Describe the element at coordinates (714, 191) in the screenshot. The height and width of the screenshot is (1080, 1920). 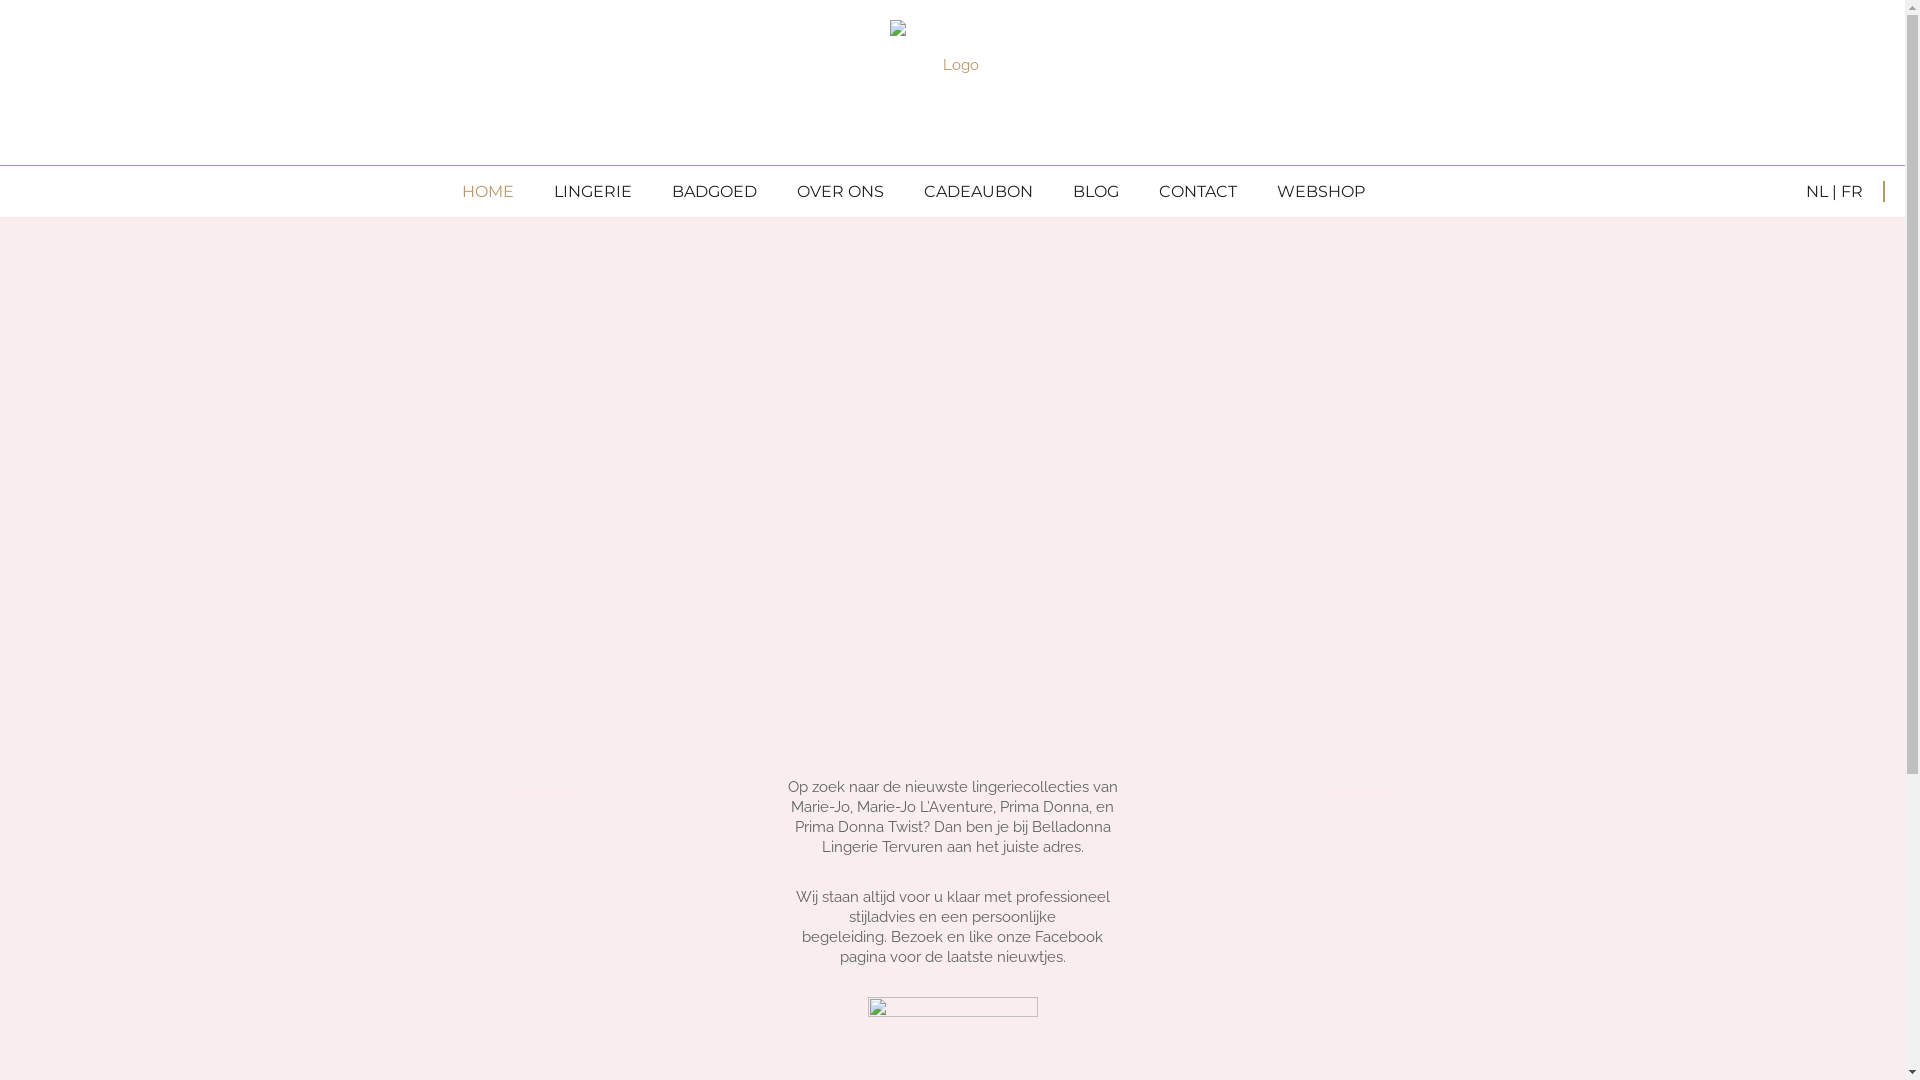
I see `'BADGOED'` at that location.